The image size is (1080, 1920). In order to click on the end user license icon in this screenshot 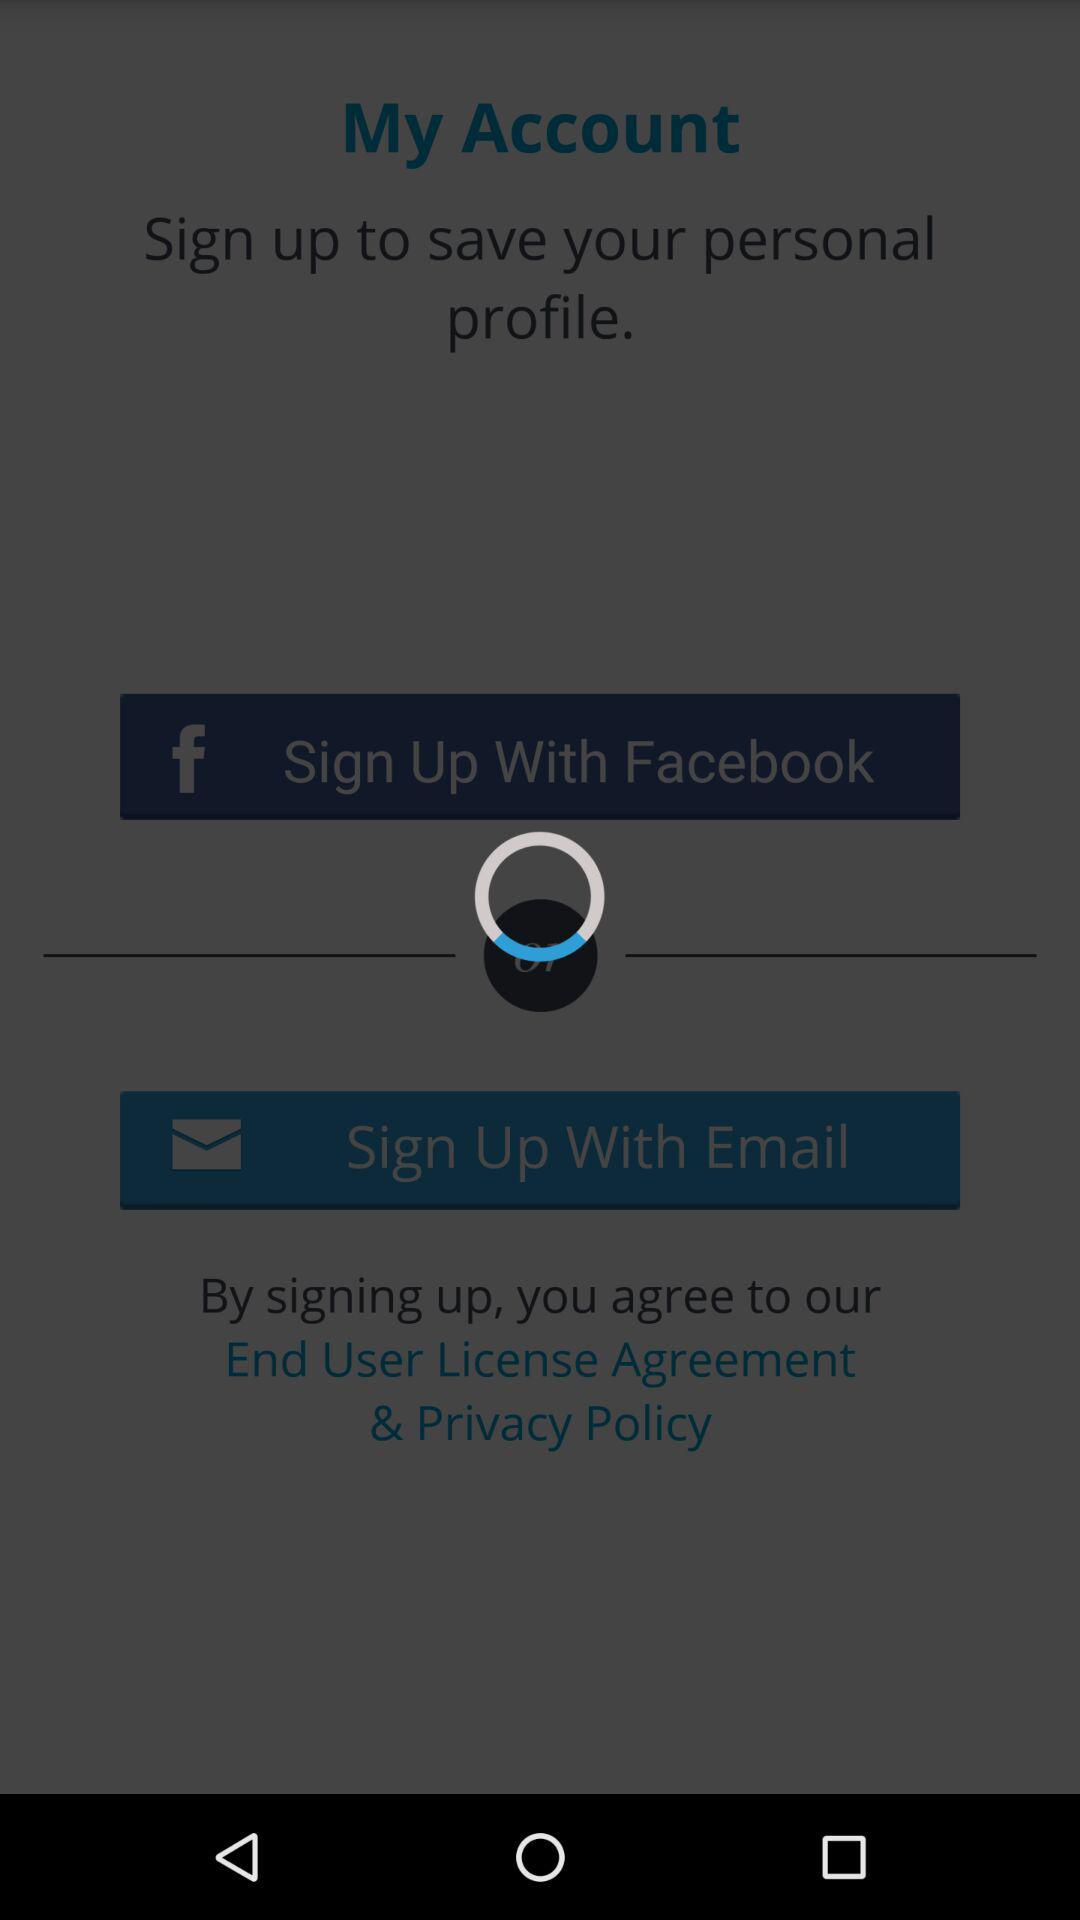, I will do `click(540, 1388)`.